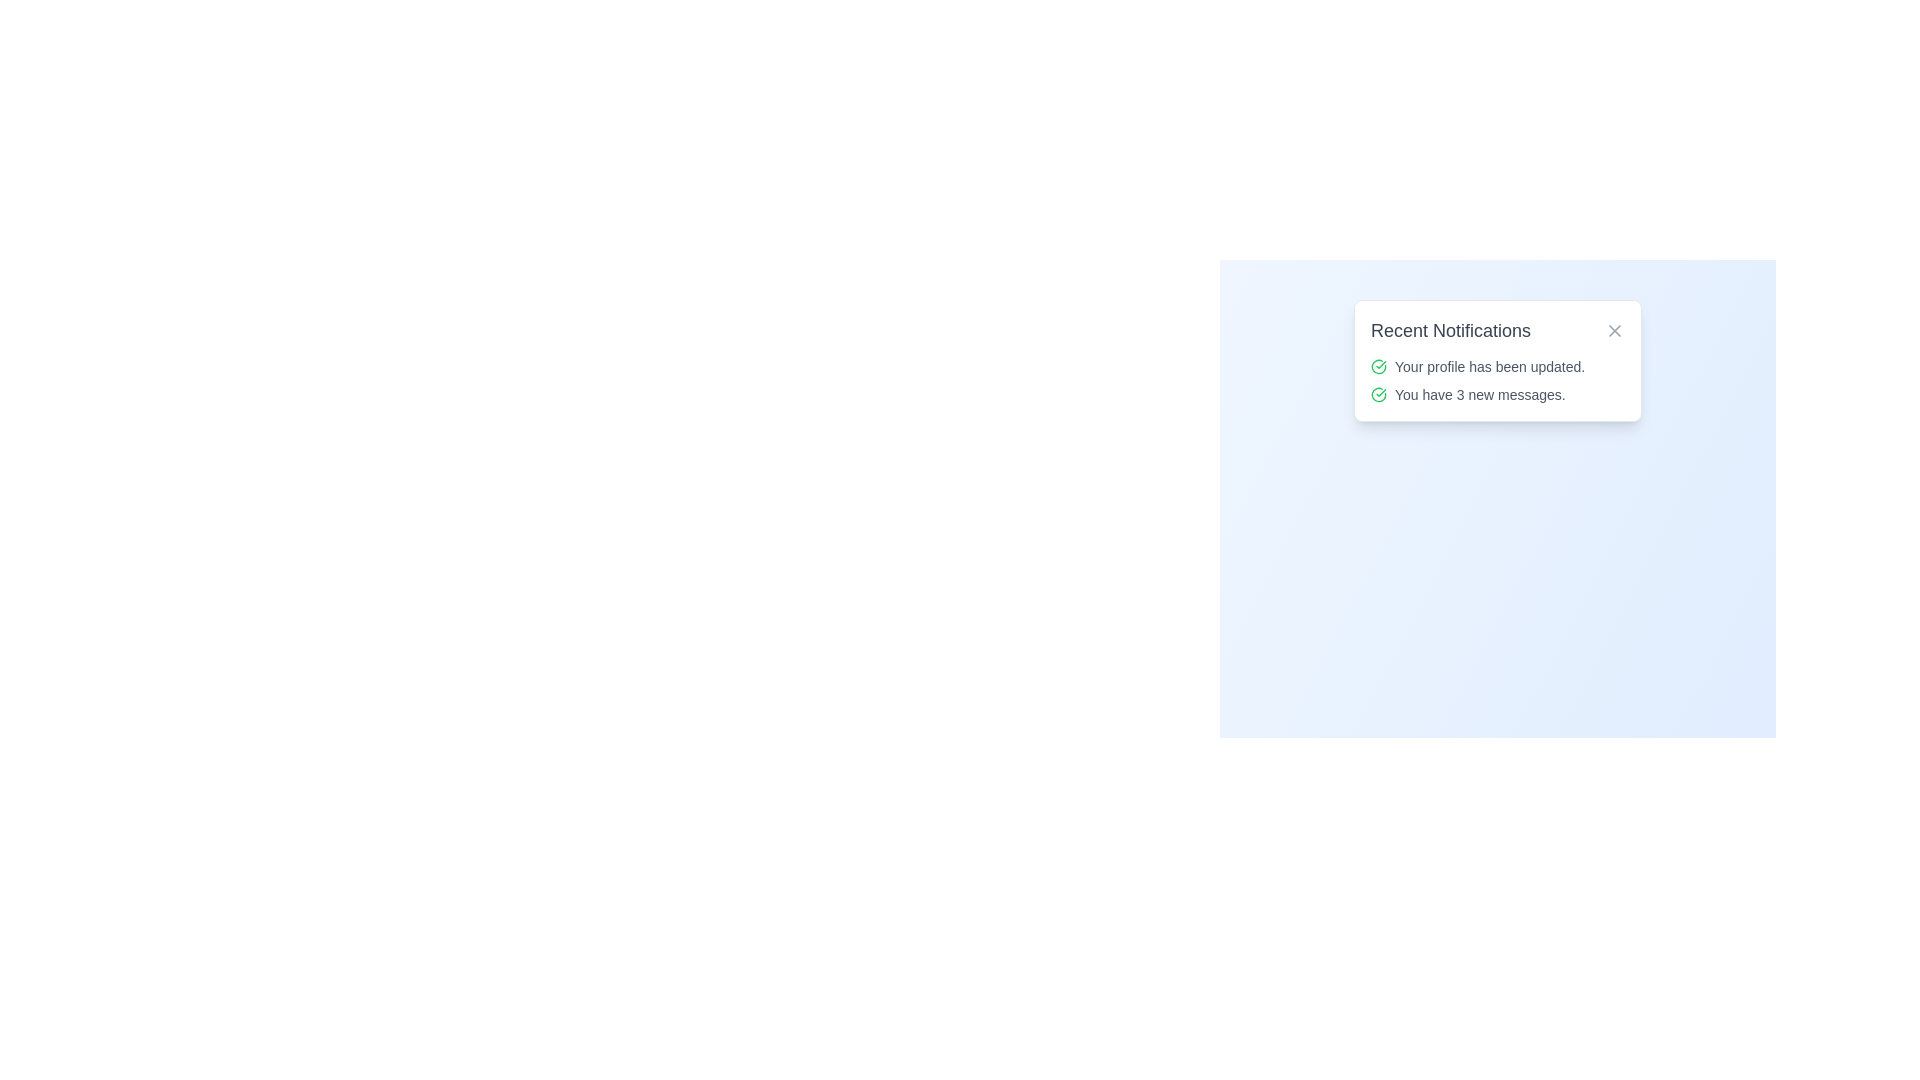  What do you see at coordinates (1497, 366) in the screenshot?
I see `the first notification item in the 'Recent Notifications' section that indicates a successful profile update, which includes text and an icon for visual emphasis` at bounding box center [1497, 366].